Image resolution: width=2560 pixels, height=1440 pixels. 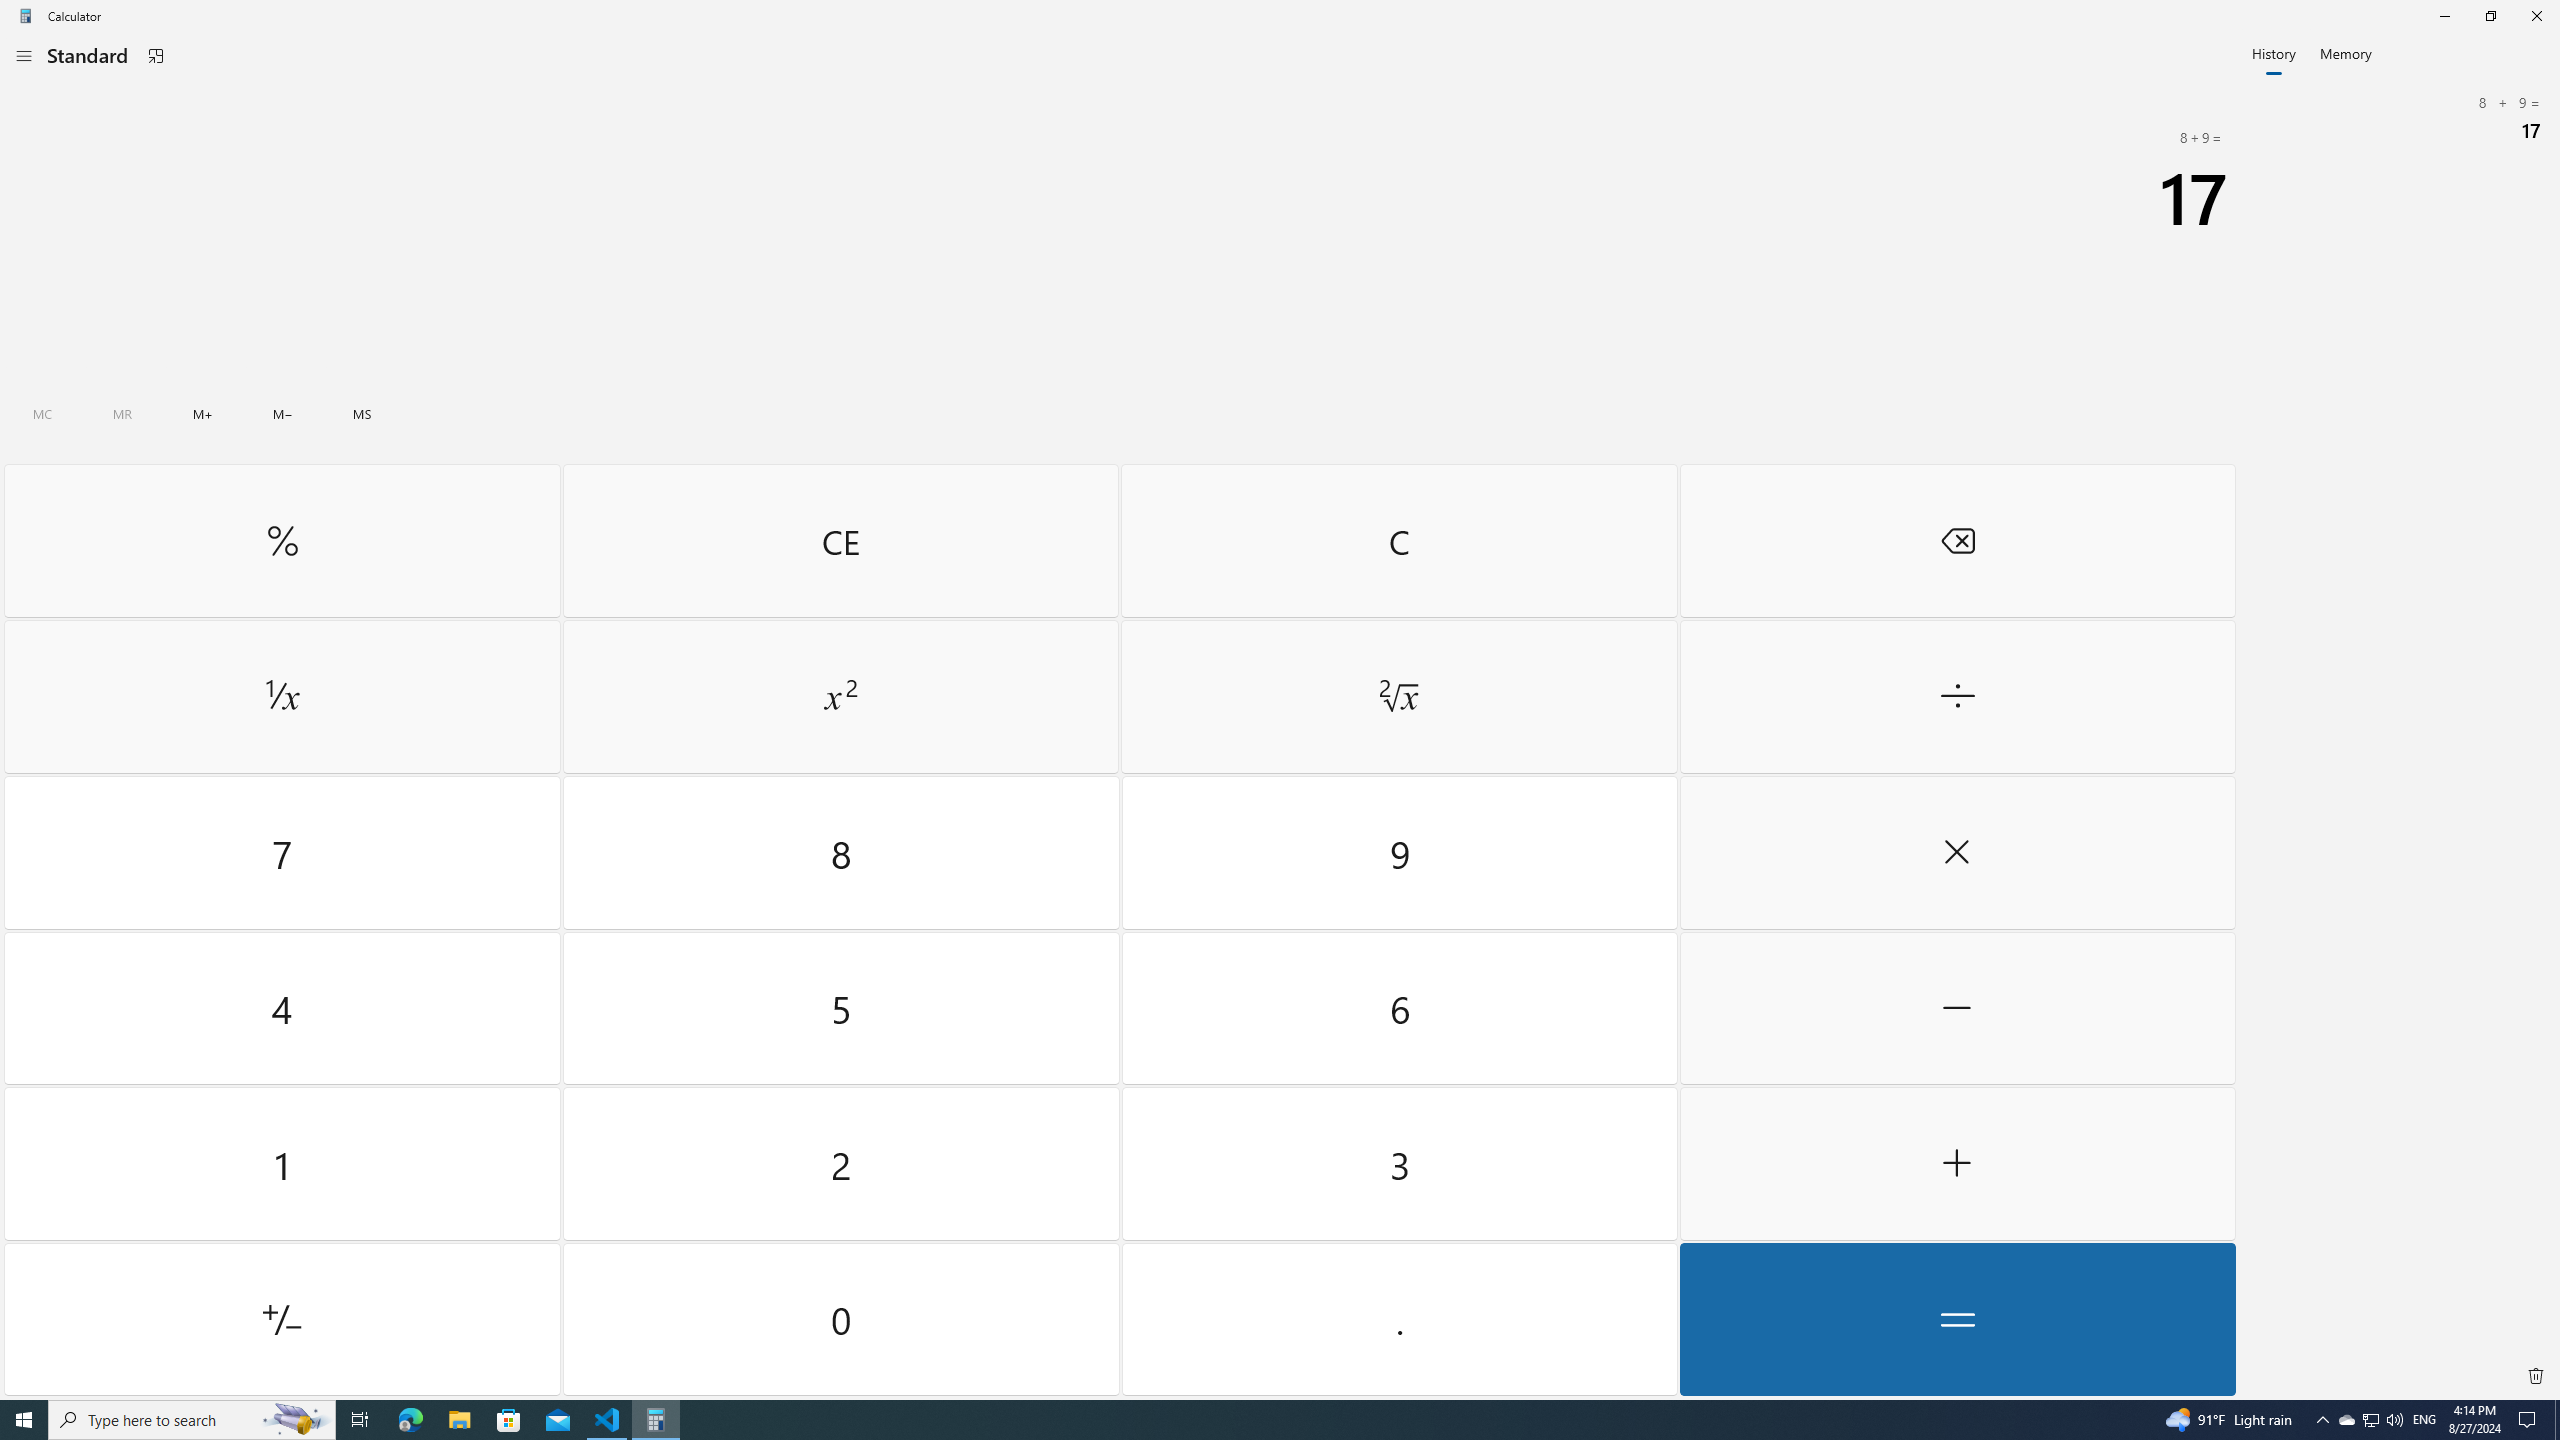 What do you see at coordinates (24, 54) in the screenshot?
I see `'Open Navigation'` at bounding box center [24, 54].